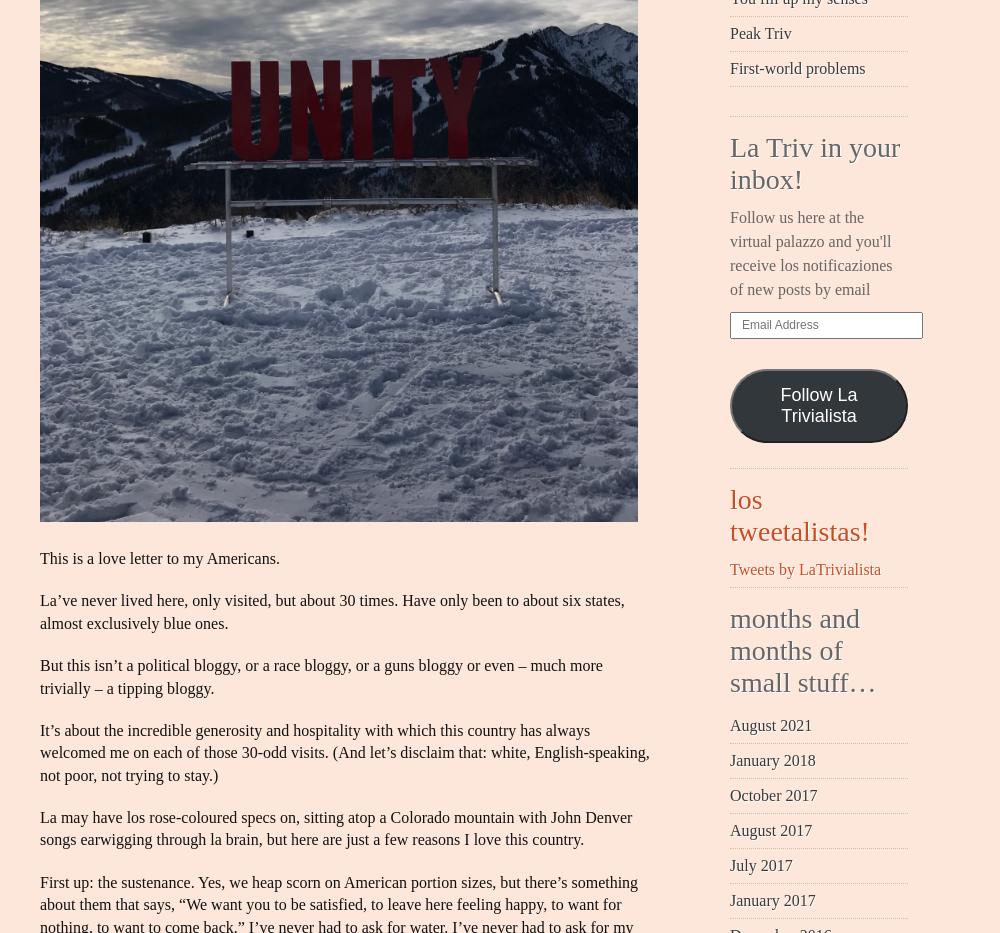 The height and width of the screenshot is (933, 1000). Describe the element at coordinates (331, 611) in the screenshot. I see `'La’ve never lived here, only visited, but about 30 times. Have only been to about six states, almost exclusively blue ones.'` at that location.